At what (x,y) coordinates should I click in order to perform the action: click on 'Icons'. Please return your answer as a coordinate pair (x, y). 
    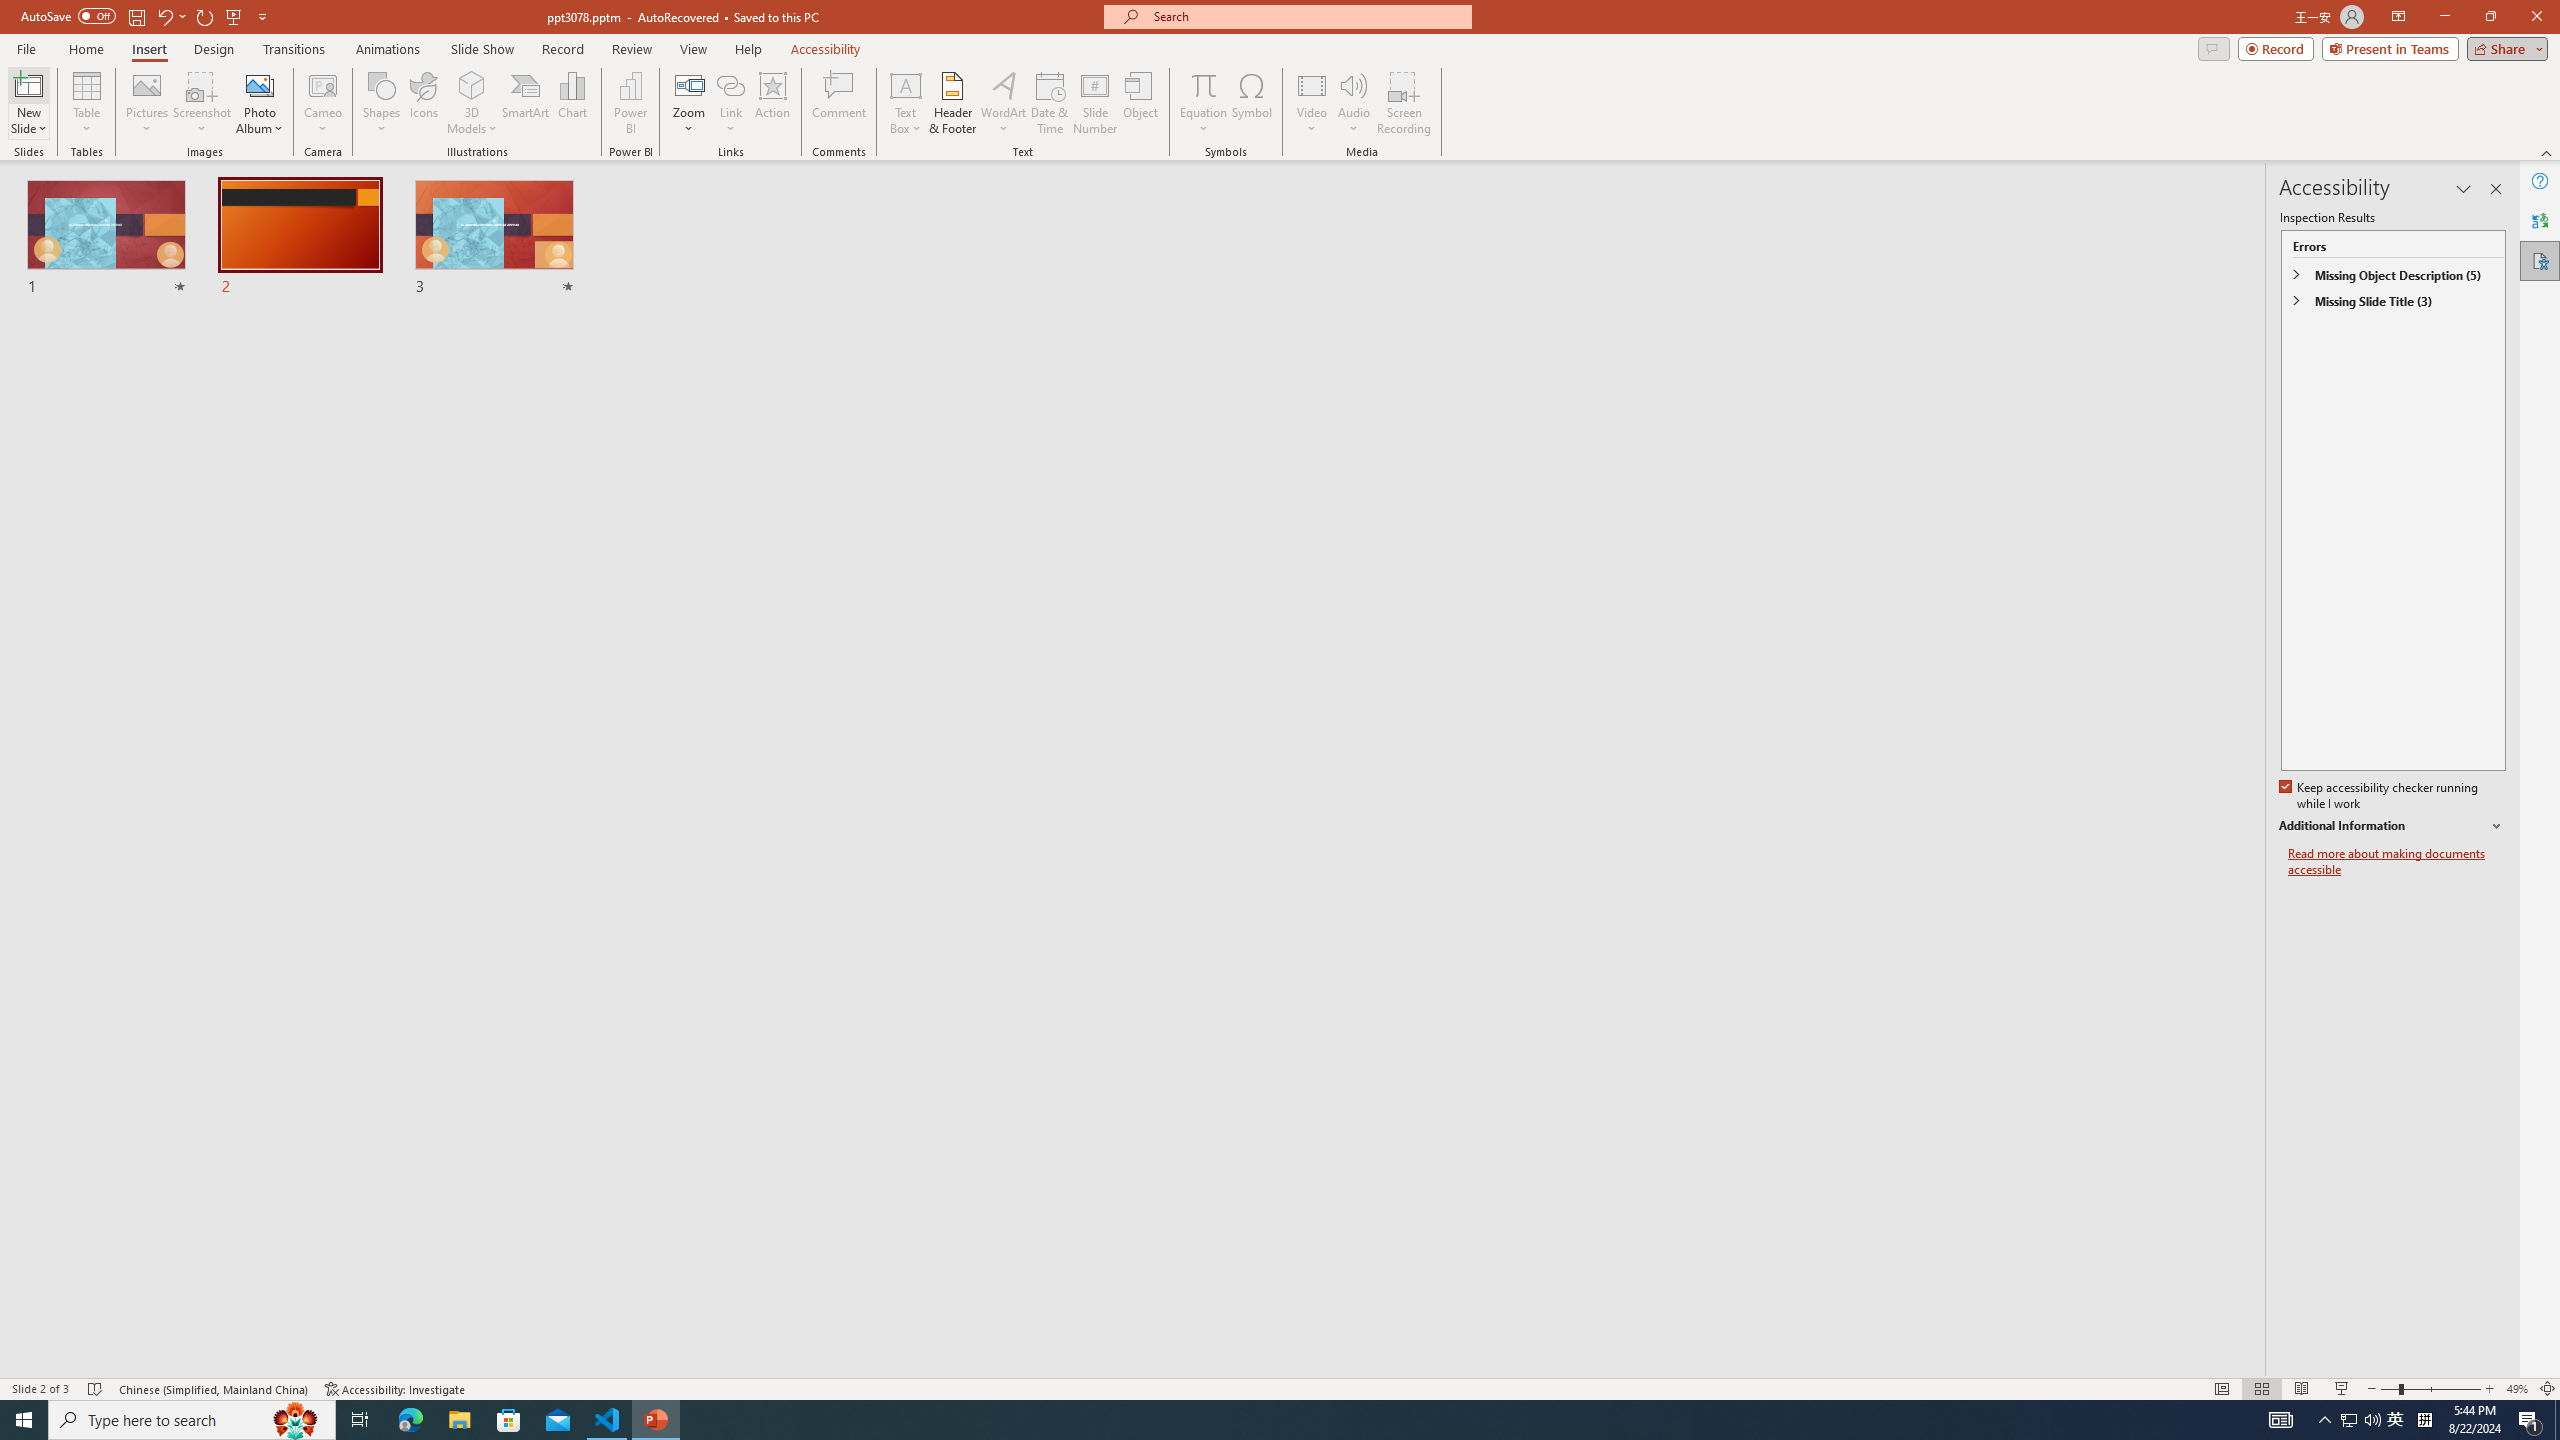
    Looking at the image, I should click on (423, 103).